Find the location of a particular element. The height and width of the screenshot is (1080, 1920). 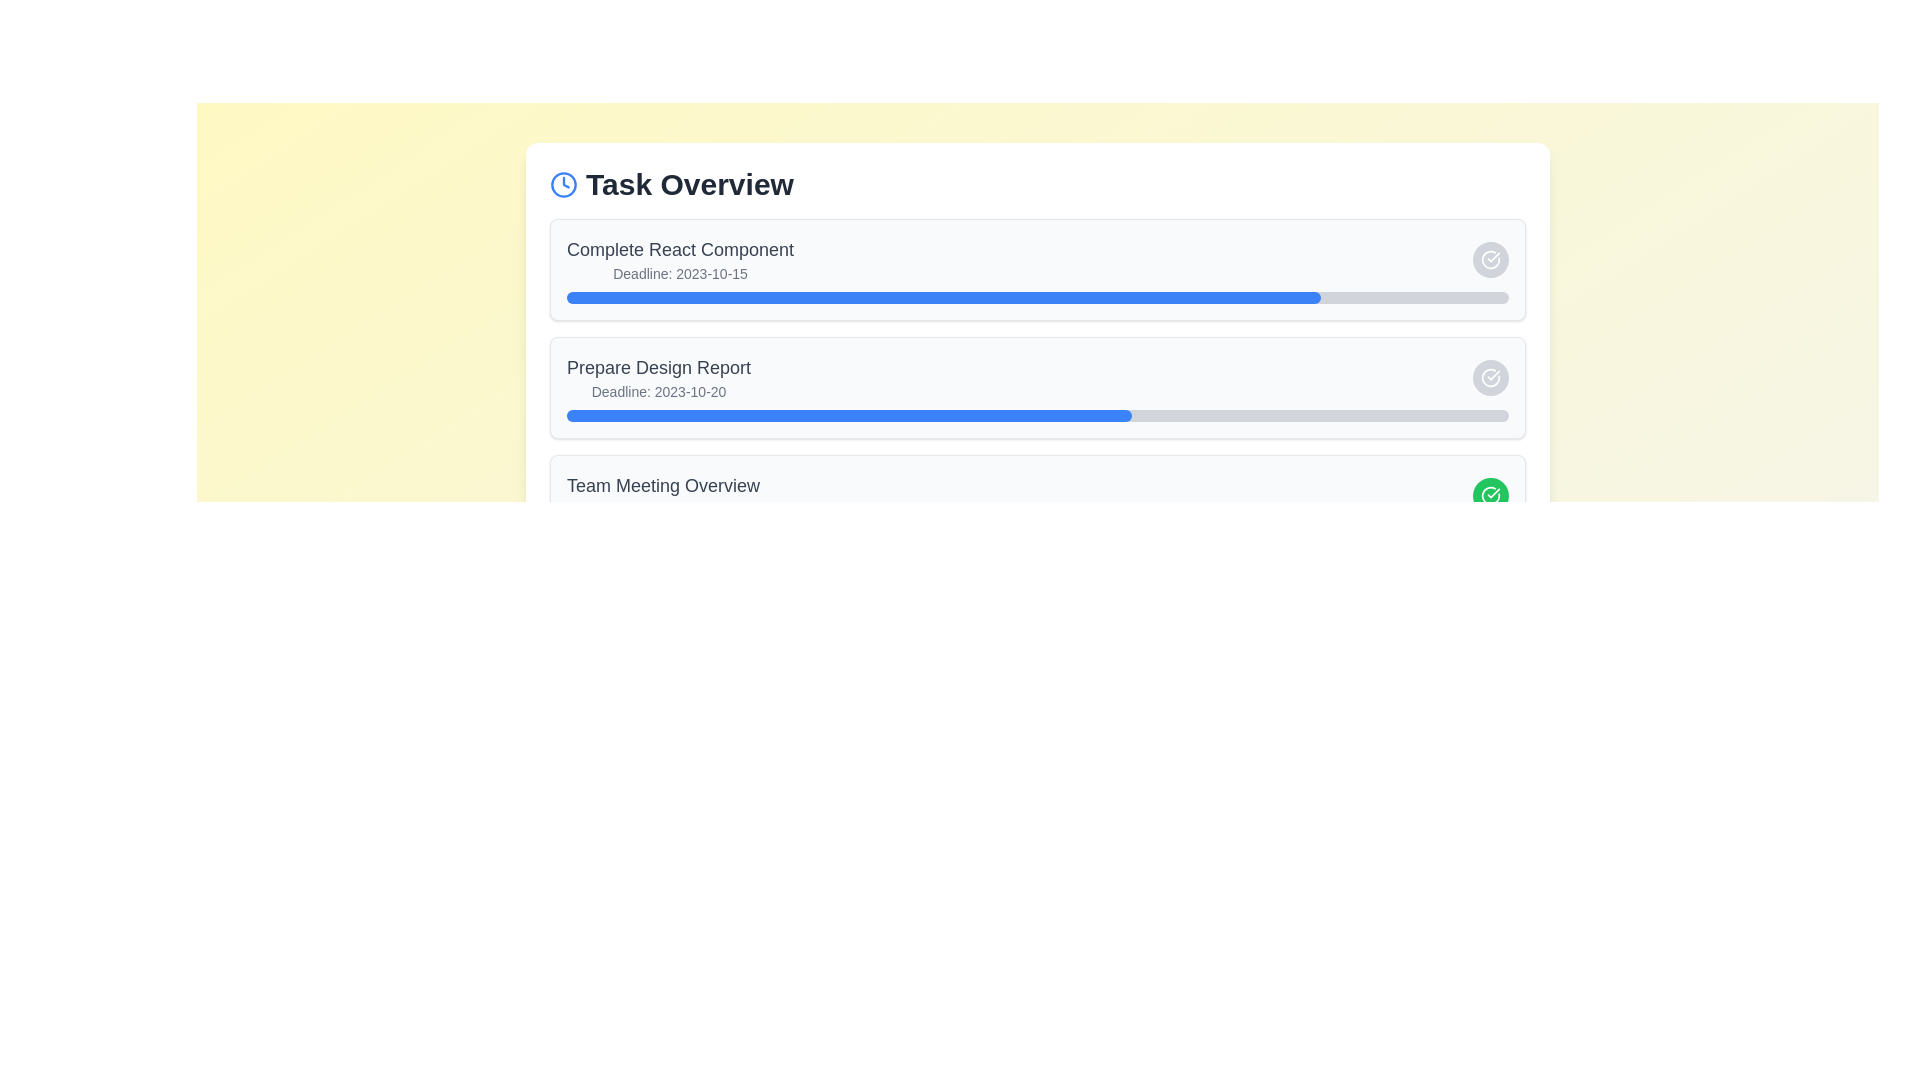

the status icon within the circular button for the 'Prepare Design Report' task is located at coordinates (1491, 258).